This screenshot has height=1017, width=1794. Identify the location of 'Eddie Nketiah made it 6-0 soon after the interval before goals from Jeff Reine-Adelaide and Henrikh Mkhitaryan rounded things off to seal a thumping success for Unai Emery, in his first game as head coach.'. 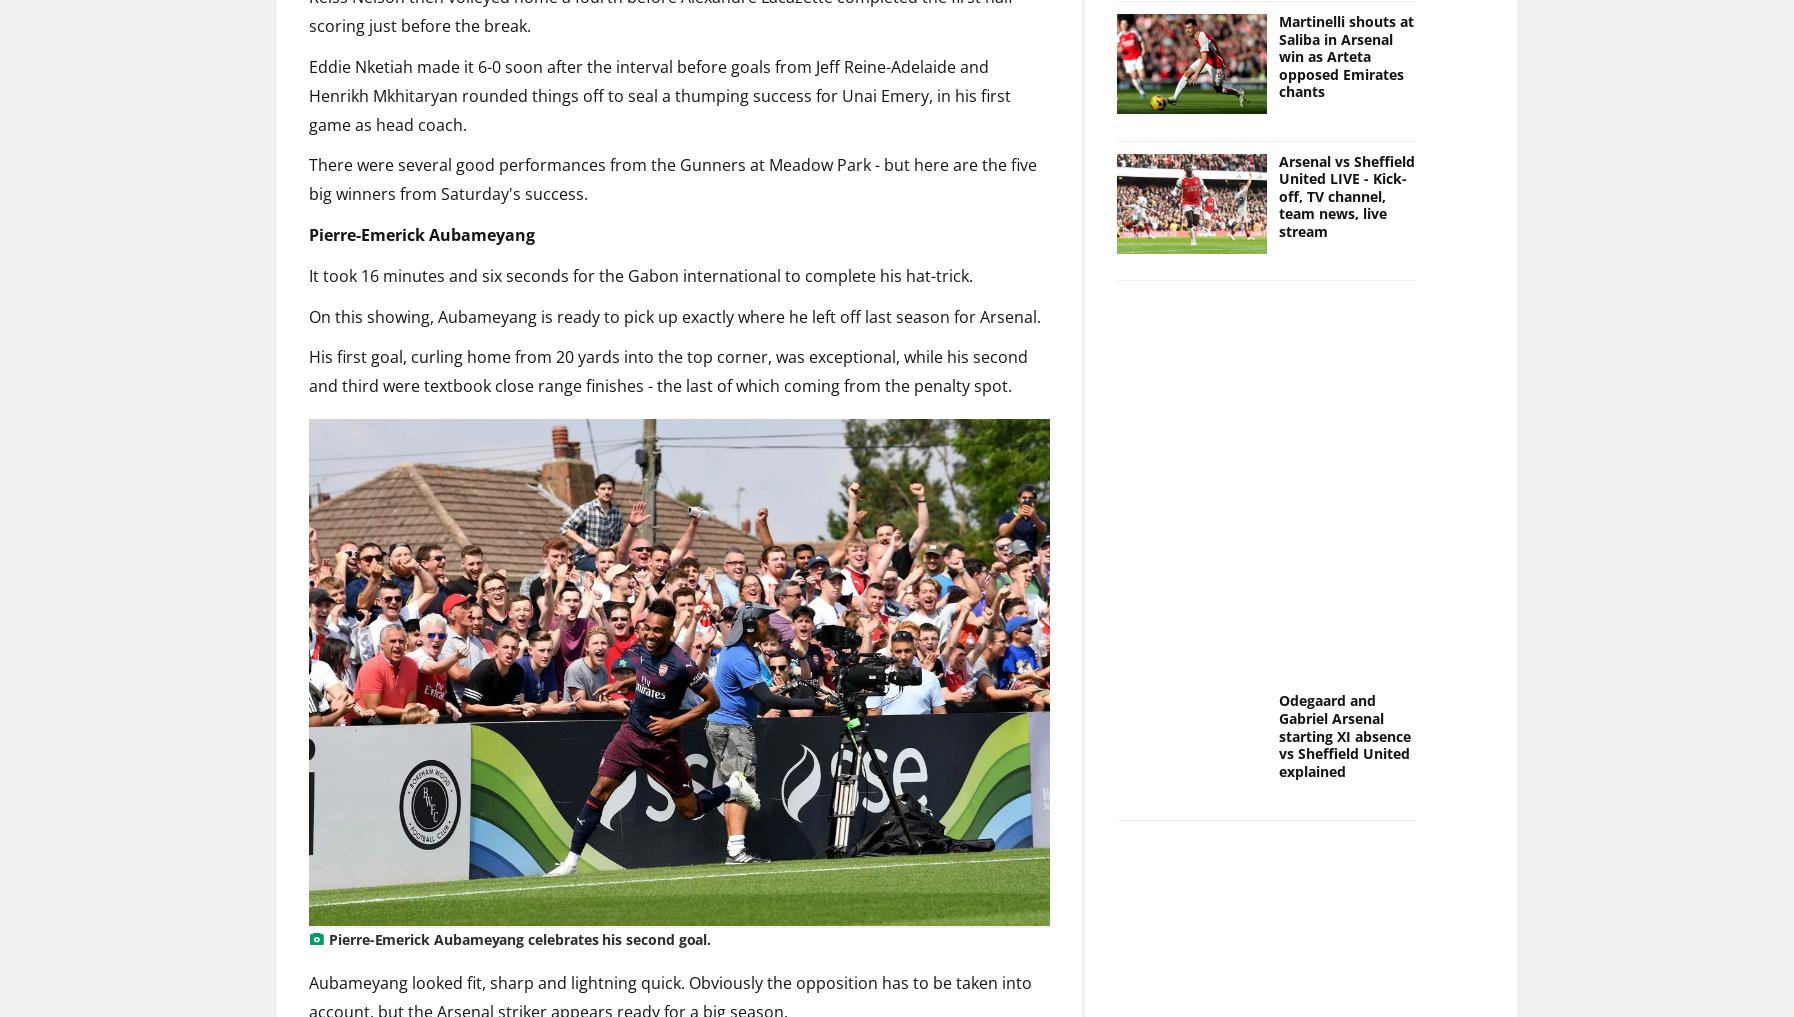
(660, 95).